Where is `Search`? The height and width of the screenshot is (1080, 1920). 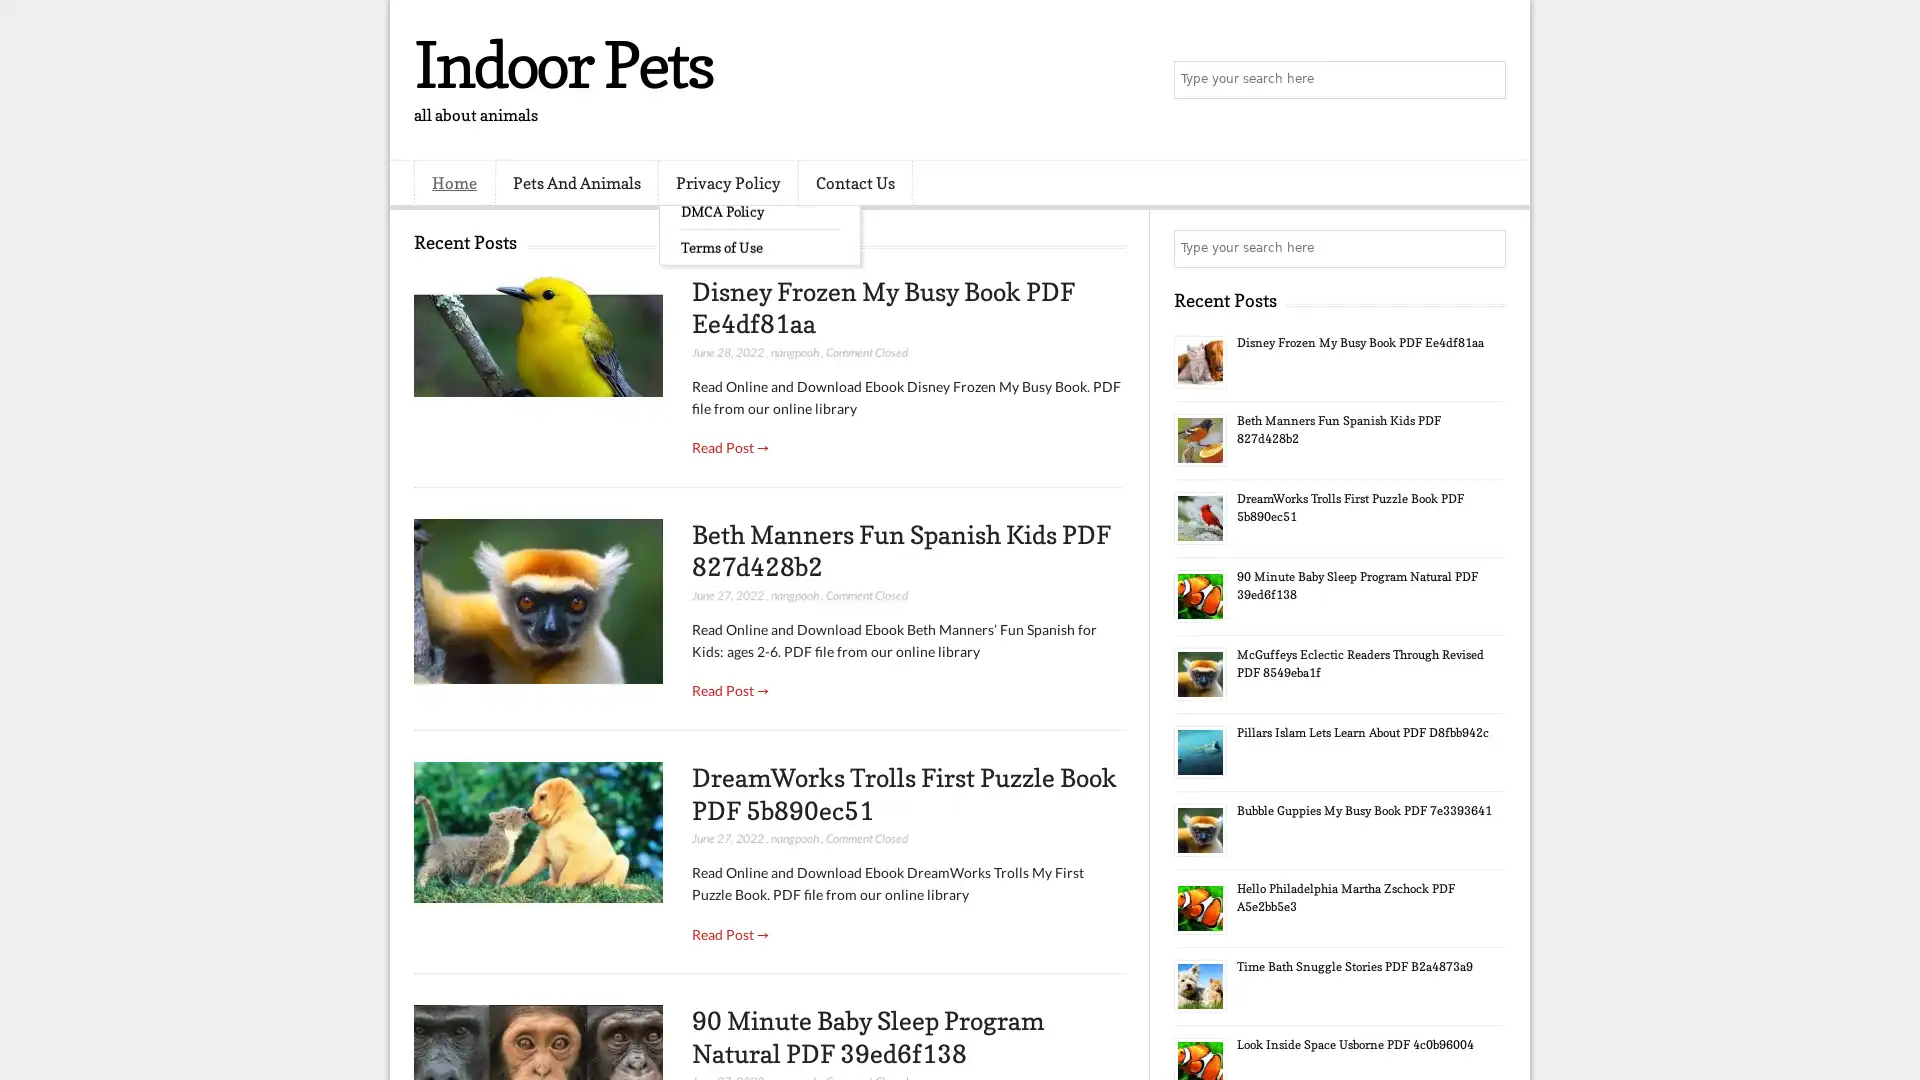
Search is located at coordinates (1485, 248).